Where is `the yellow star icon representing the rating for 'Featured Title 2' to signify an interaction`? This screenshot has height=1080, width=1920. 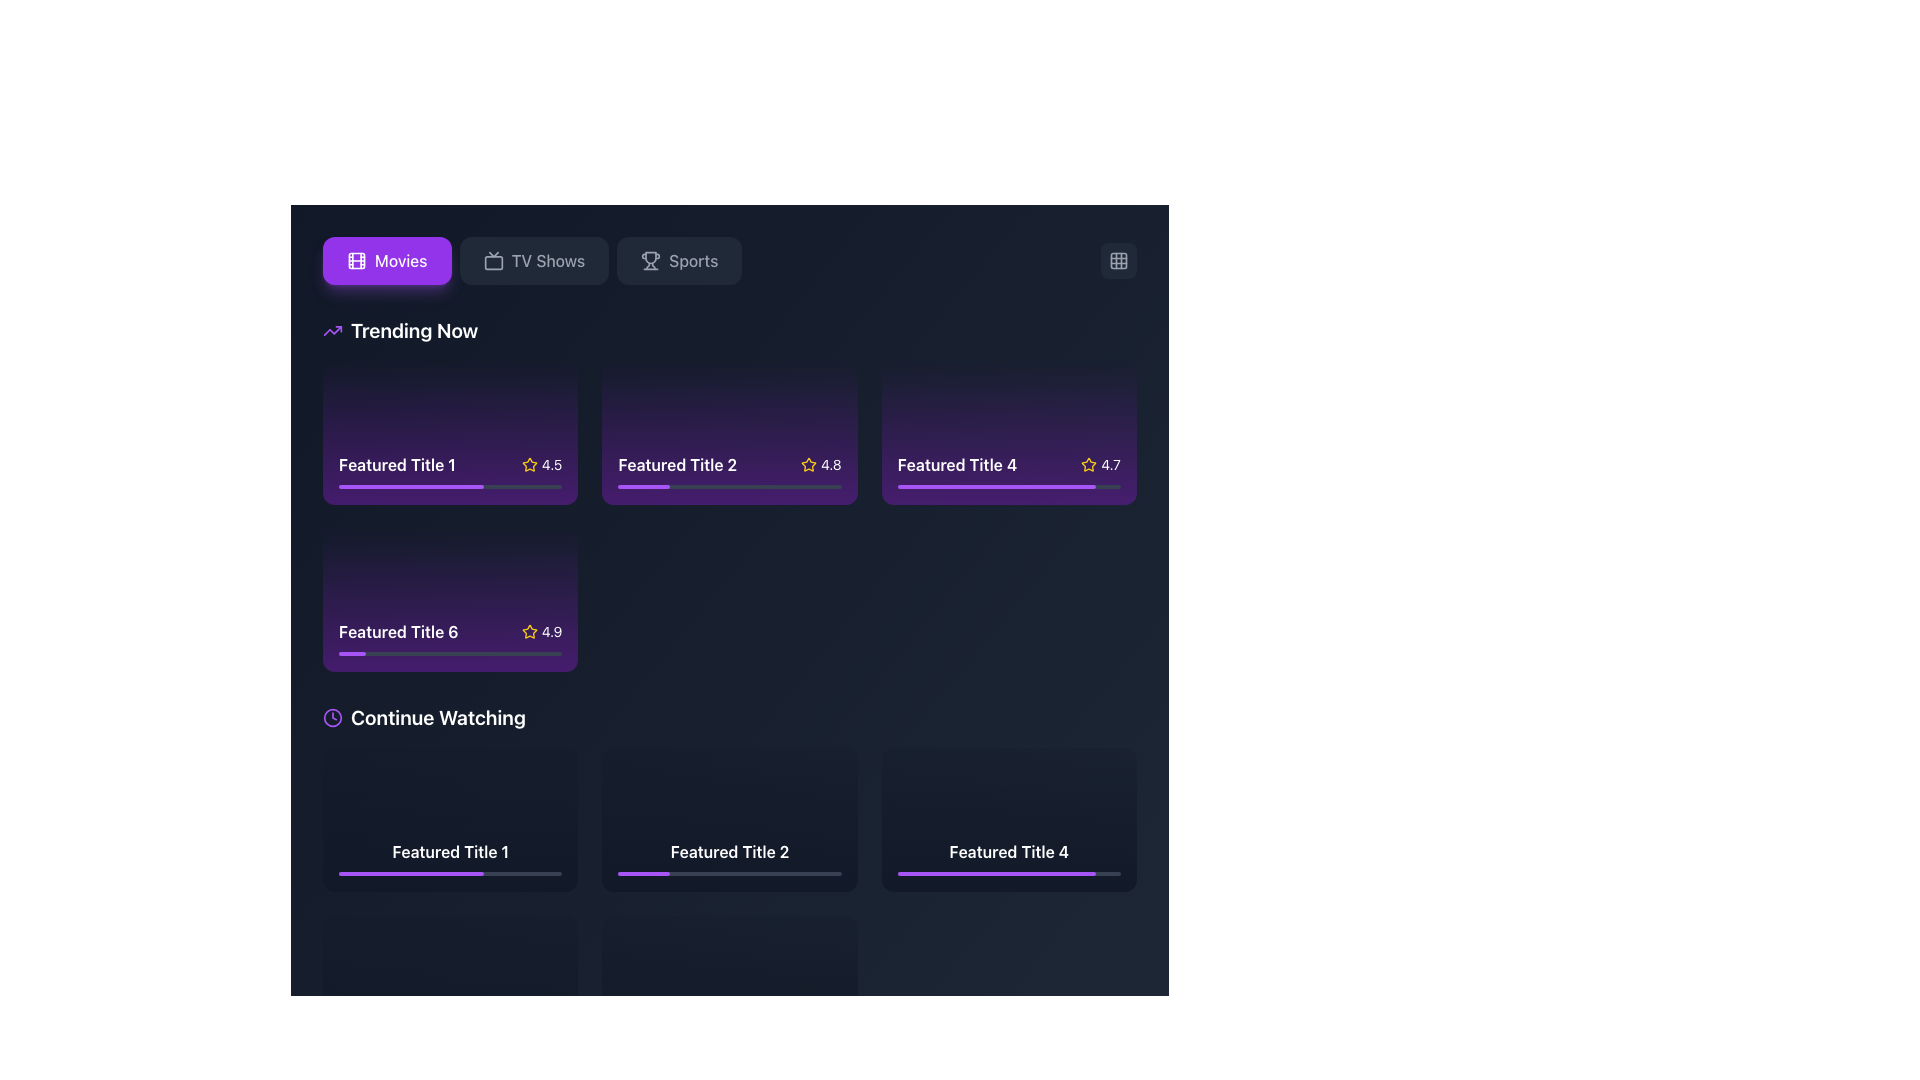 the yellow star icon representing the rating for 'Featured Title 2' to signify an interaction is located at coordinates (808, 464).